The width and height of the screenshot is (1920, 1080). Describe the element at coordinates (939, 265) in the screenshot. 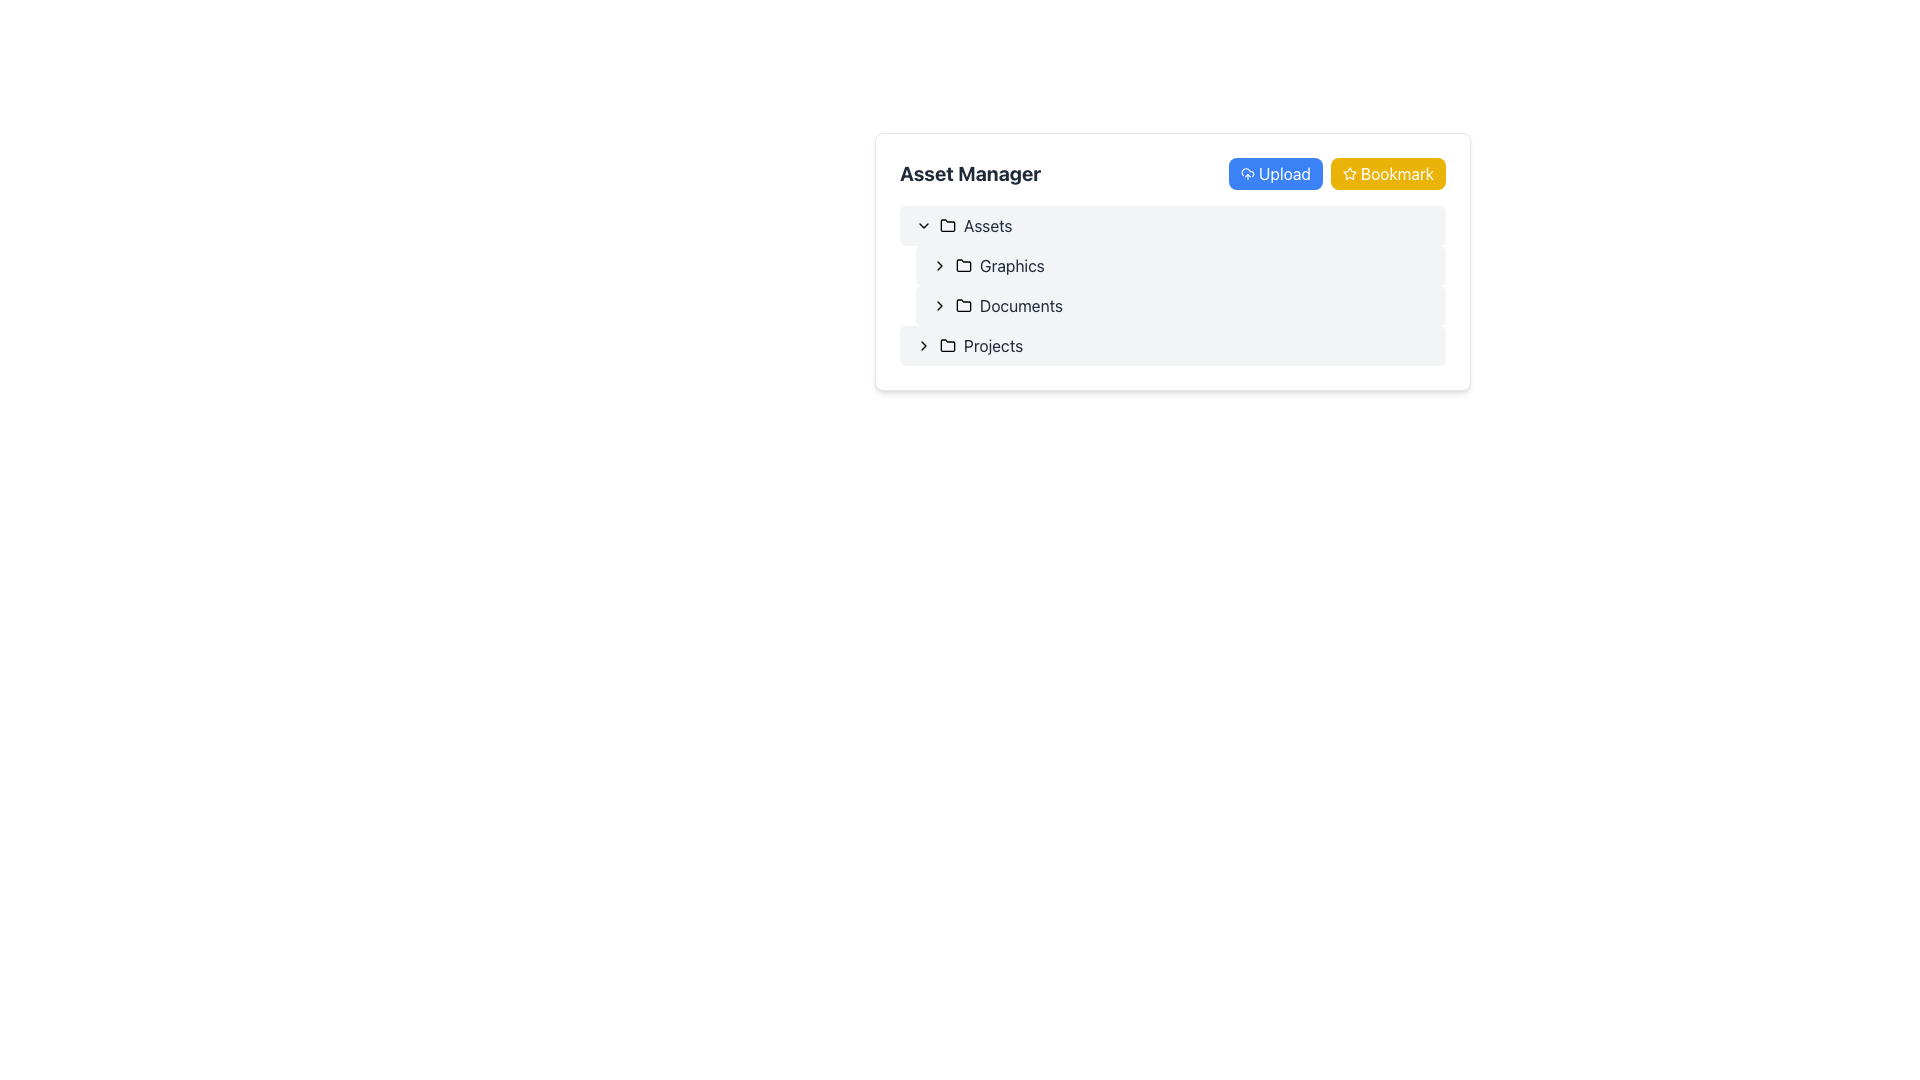

I see `the chevron icon toggle` at that location.